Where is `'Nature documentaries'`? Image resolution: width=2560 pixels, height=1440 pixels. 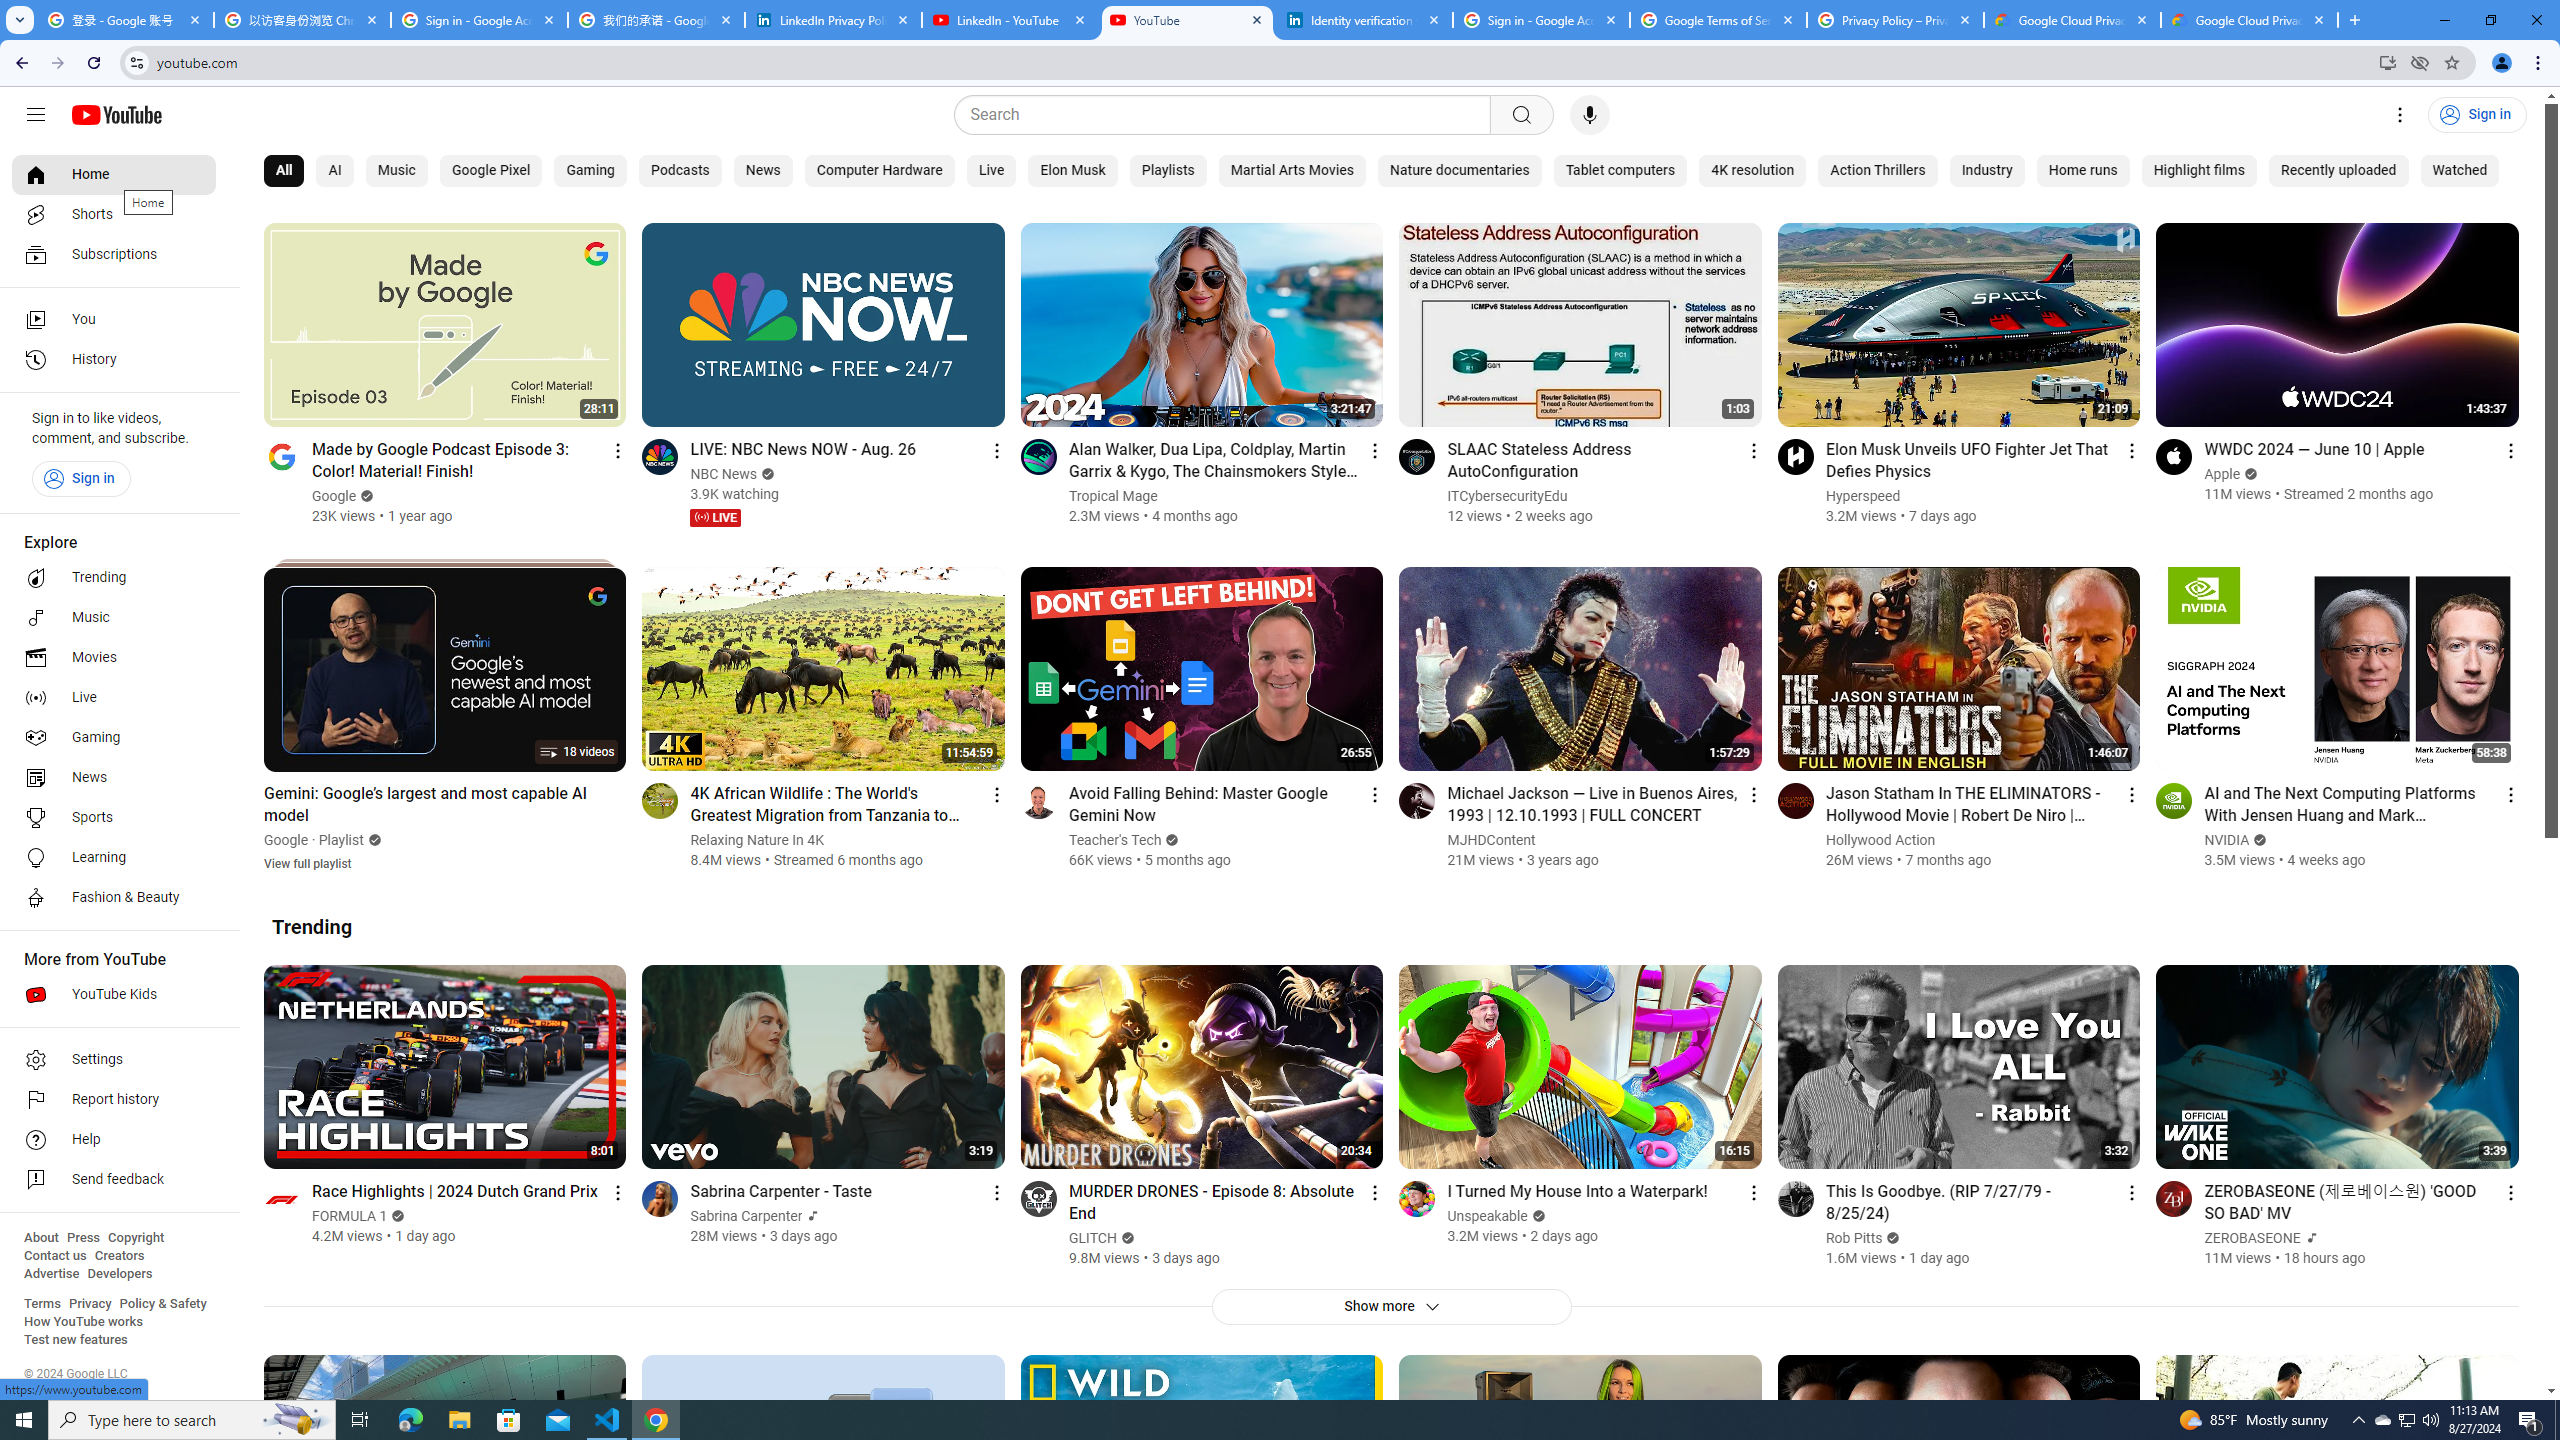
'Nature documentaries' is located at coordinates (1459, 171).